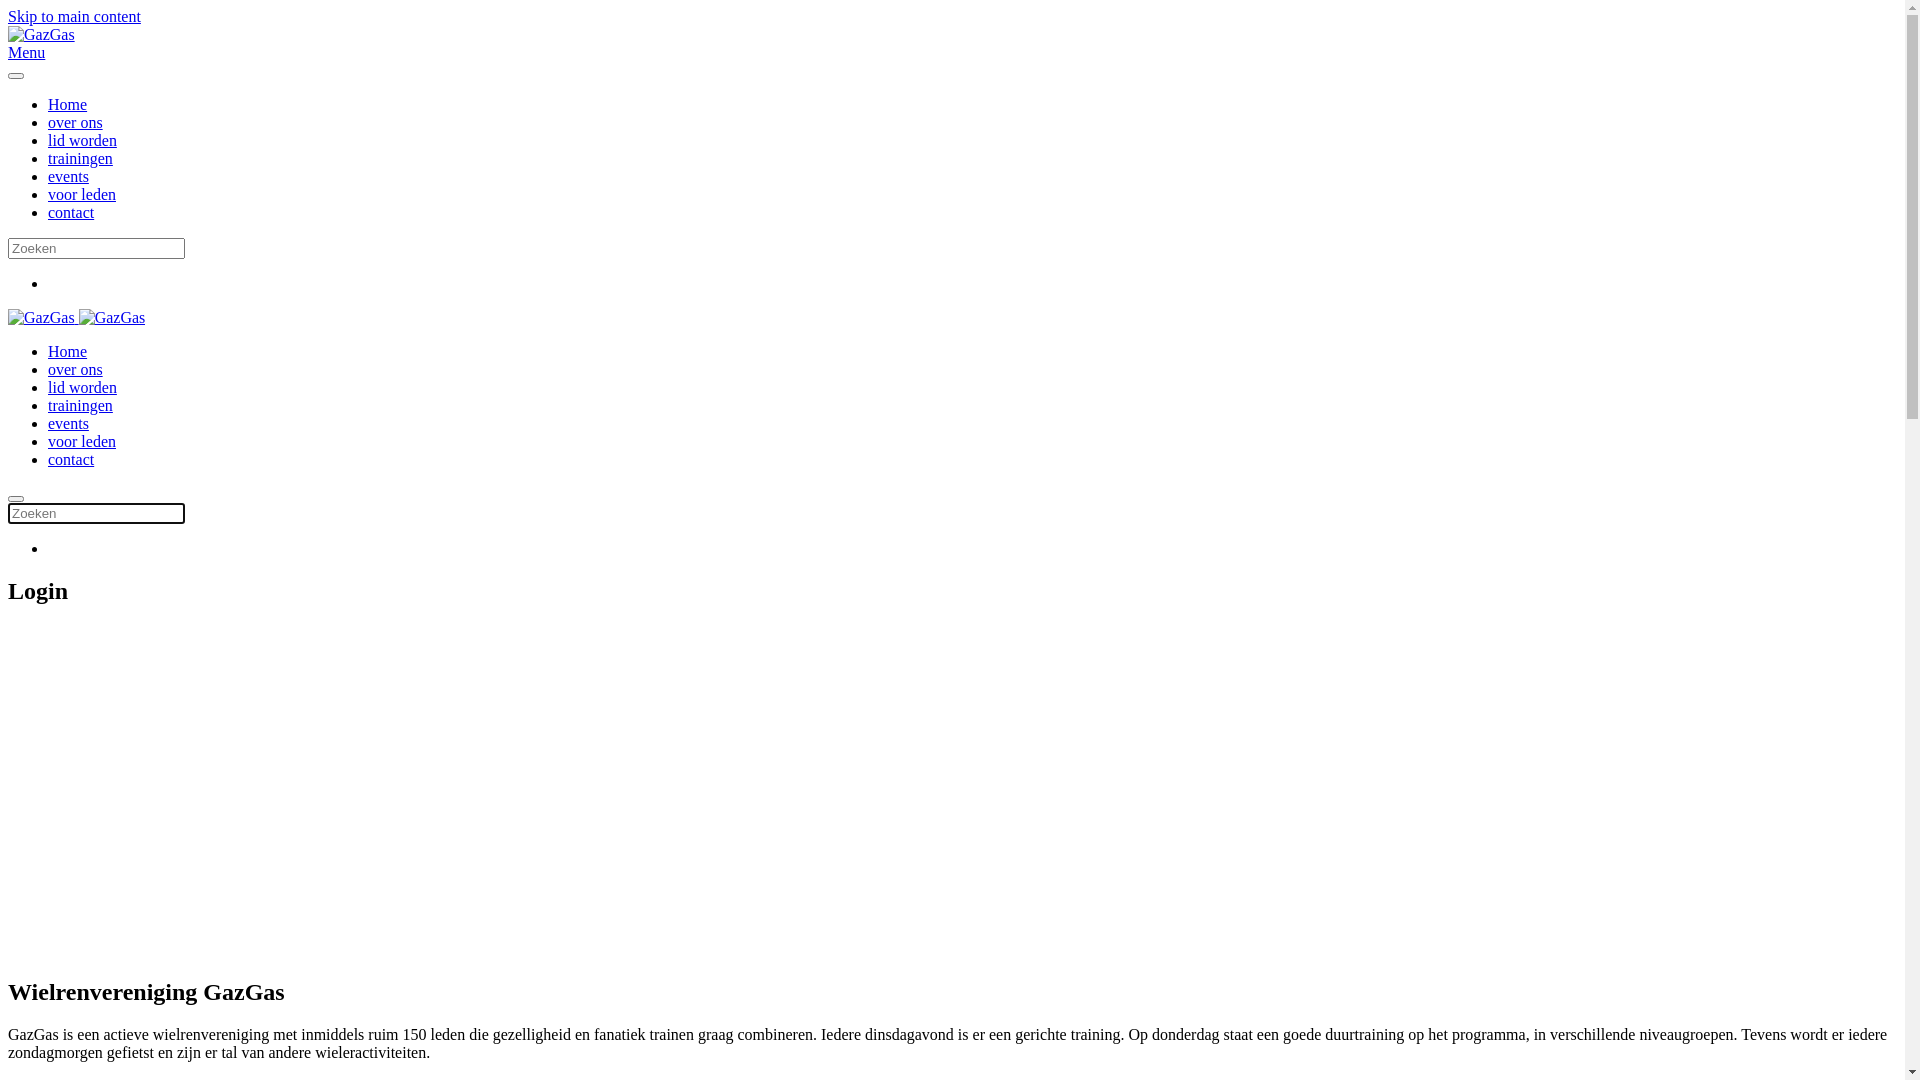  What do you see at coordinates (48, 194) in the screenshot?
I see `'voor leden'` at bounding box center [48, 194].